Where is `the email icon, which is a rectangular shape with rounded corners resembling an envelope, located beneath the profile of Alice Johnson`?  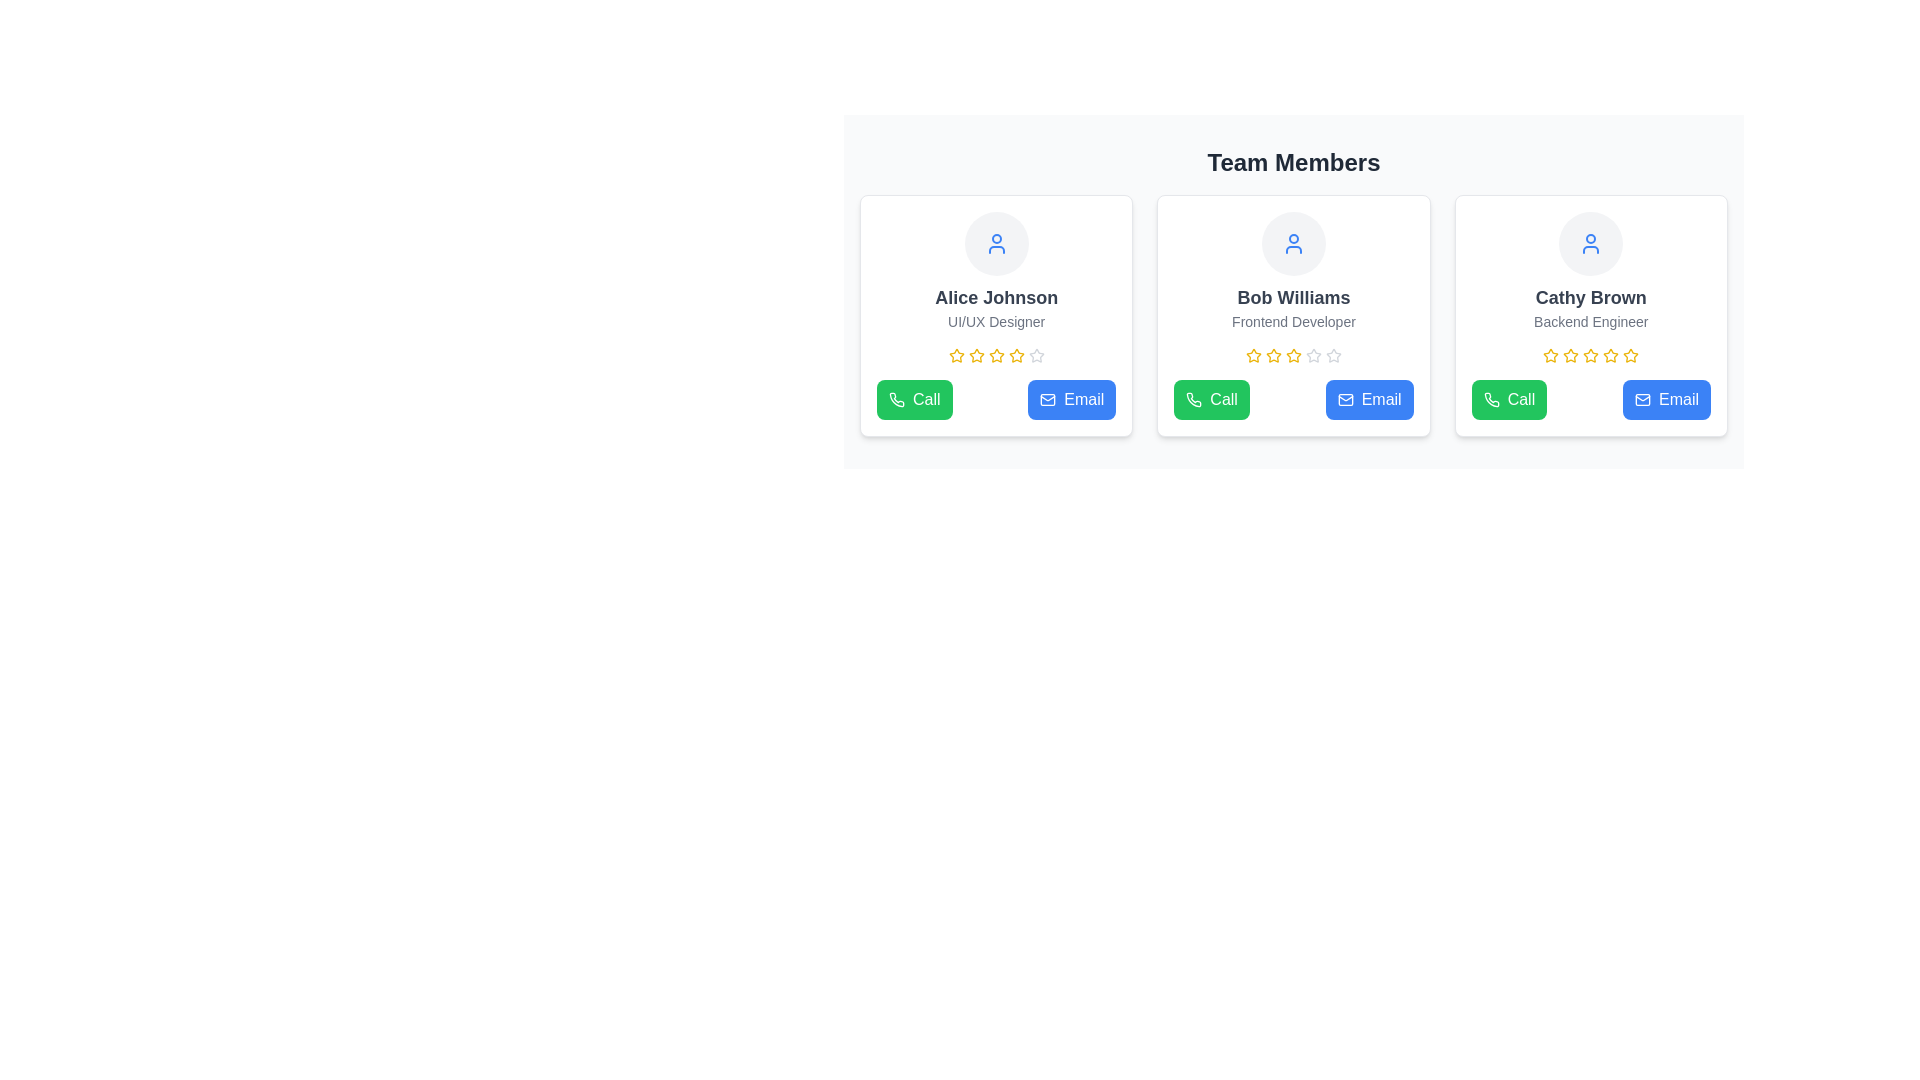 the email icon, which is a rectangular shape with rounded corners resembling an envelope, located beneath the profile of Alice Johnson is located at coordinates (1047, 400).